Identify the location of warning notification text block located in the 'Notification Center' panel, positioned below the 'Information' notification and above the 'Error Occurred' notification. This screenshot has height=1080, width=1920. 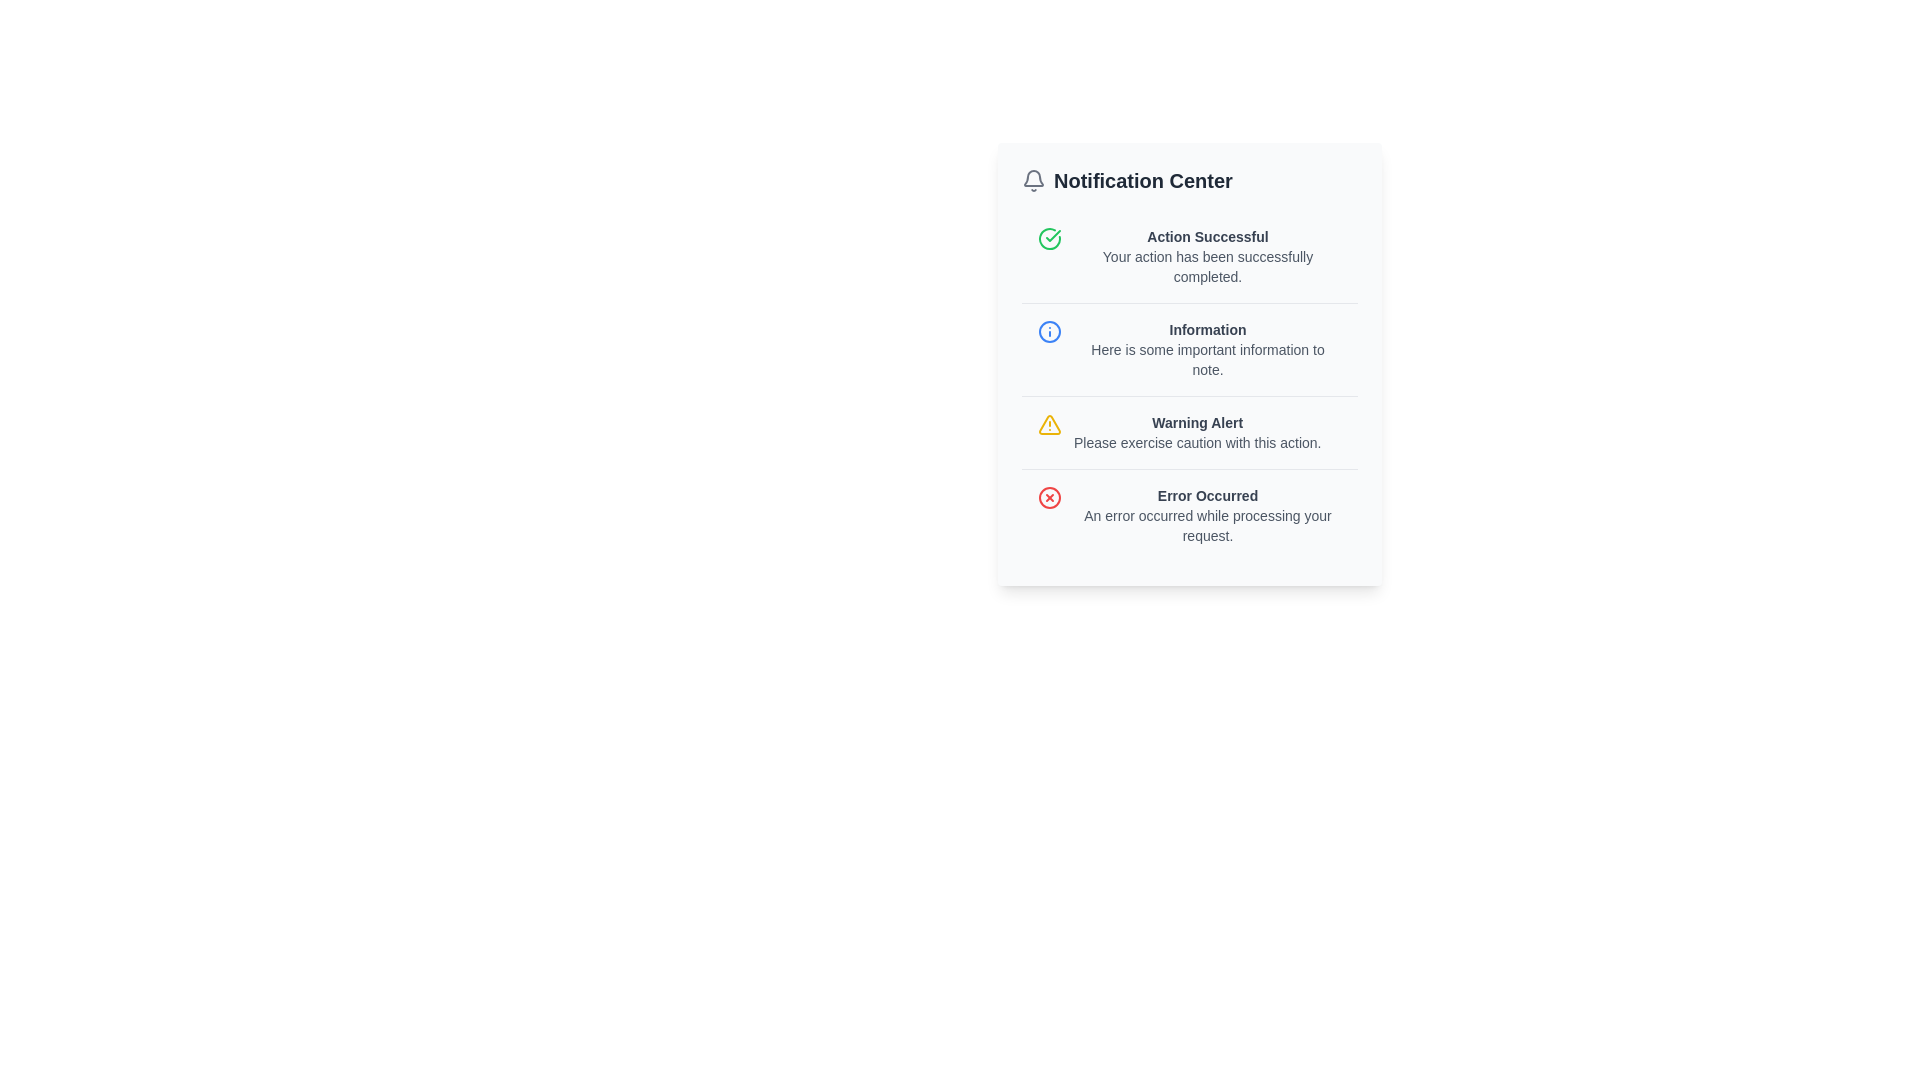
(1197, 431).